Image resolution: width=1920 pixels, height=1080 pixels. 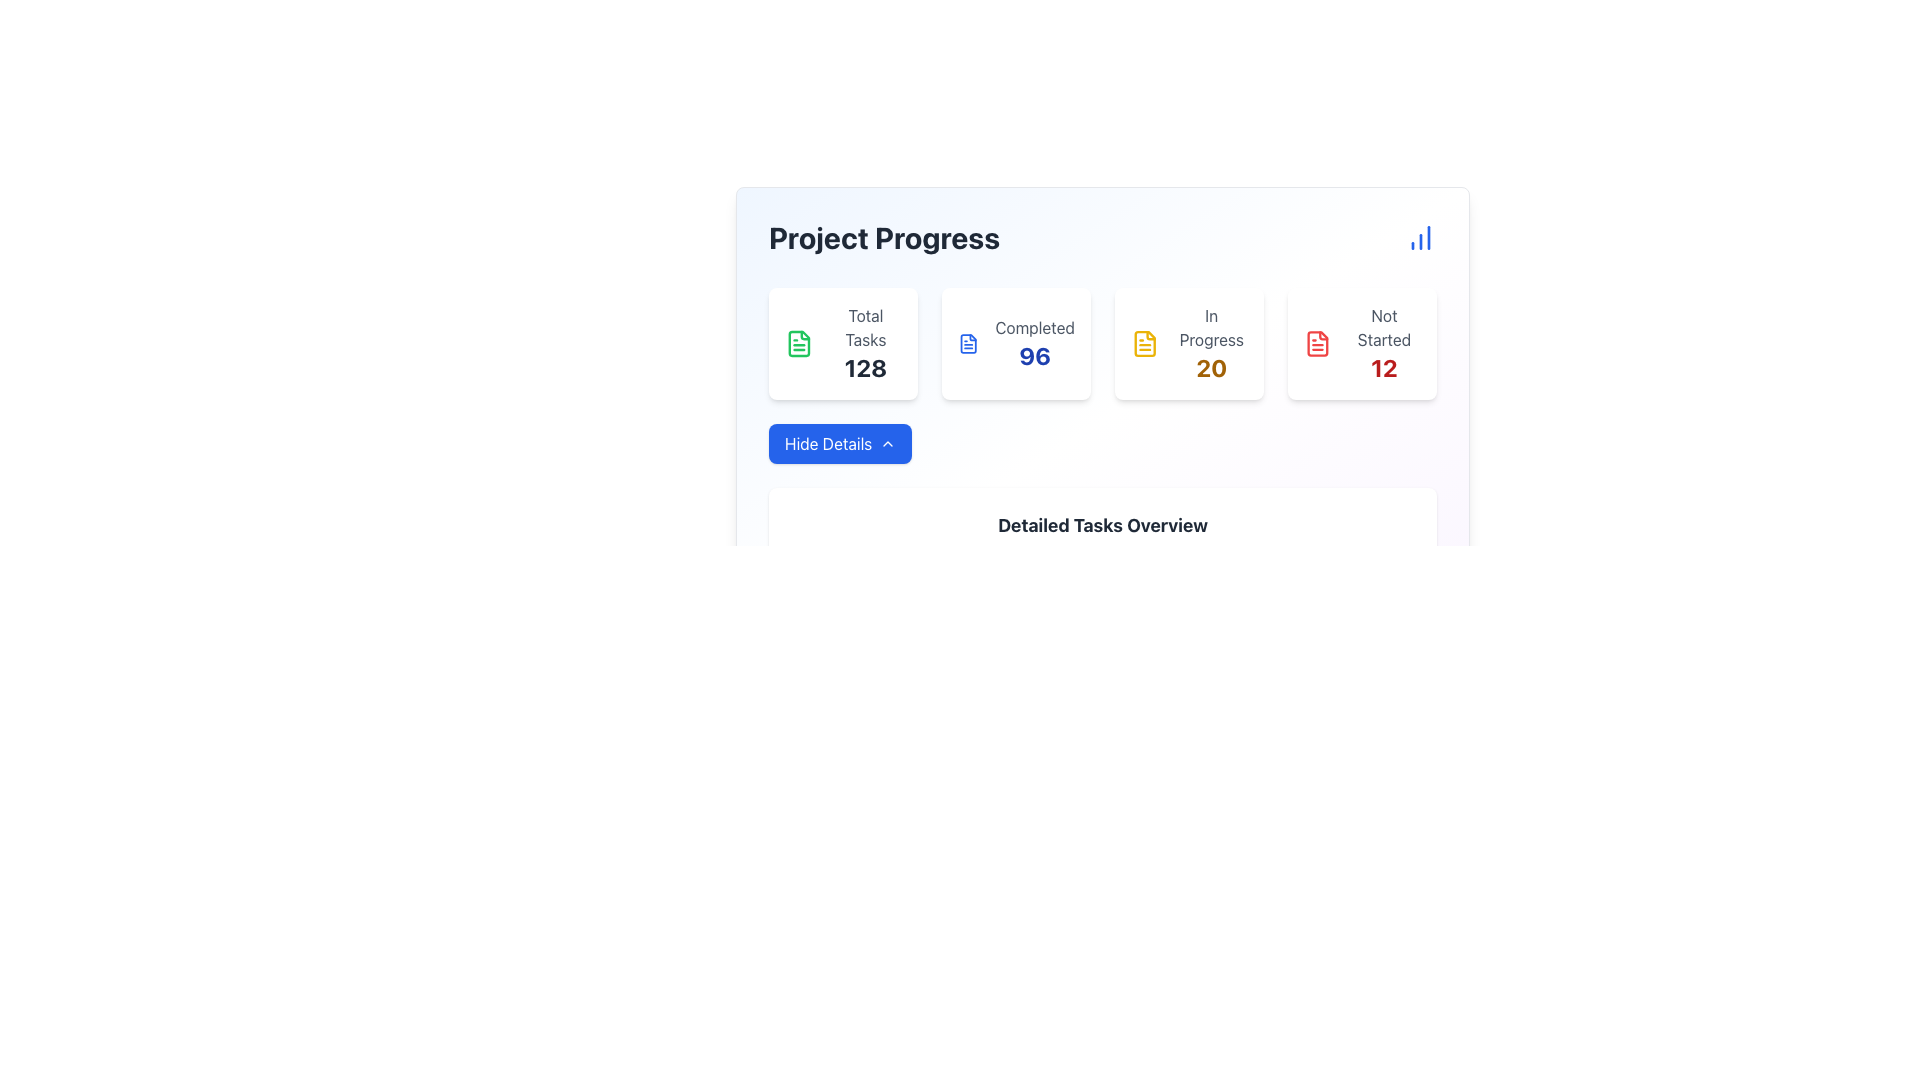 What do you see at coordinates (1419, 237) in the screenshot?
I see `the icon located at the far right end of the header area labeled 'Project Progress', which serves as a button for accessing detailed analytics or a chart view related to project progress` at bounding box center [1419, 237].